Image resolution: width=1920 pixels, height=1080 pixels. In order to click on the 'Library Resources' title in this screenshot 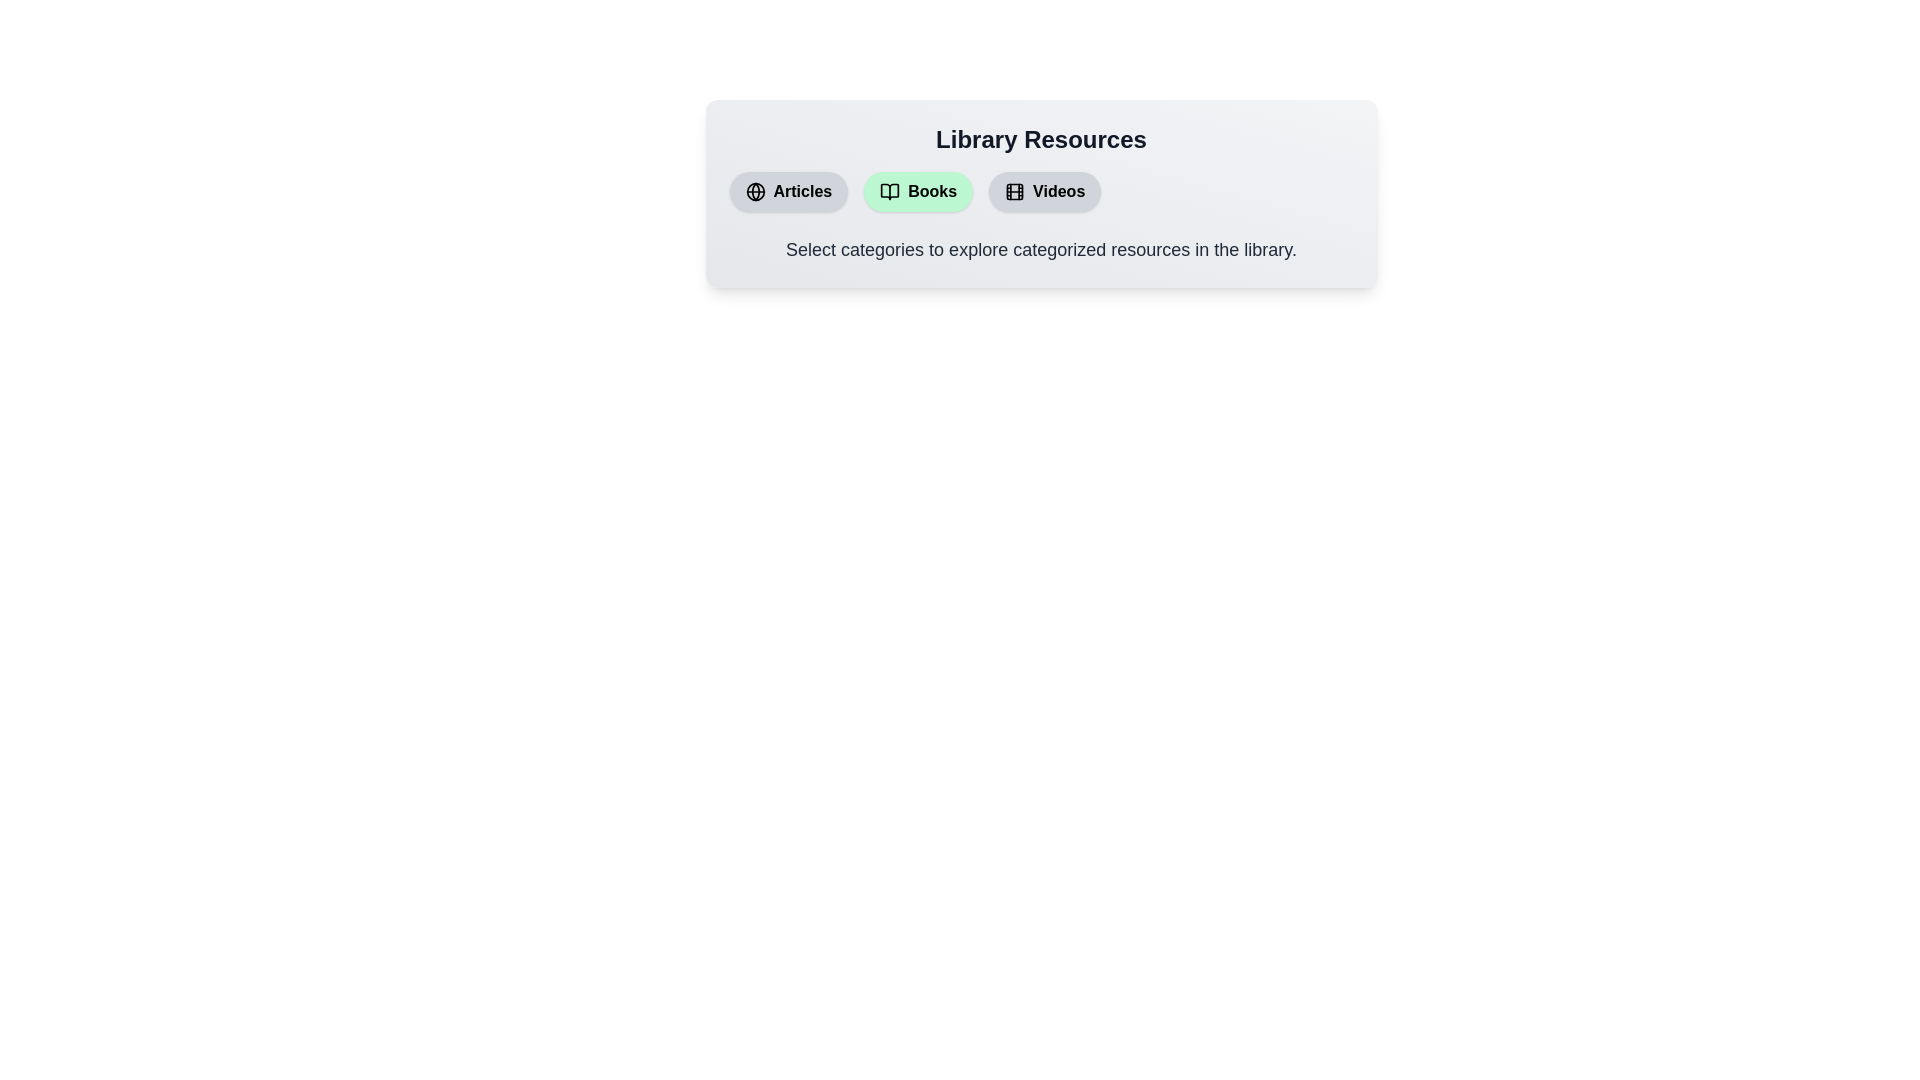, I will do `click(1040, 138)`.